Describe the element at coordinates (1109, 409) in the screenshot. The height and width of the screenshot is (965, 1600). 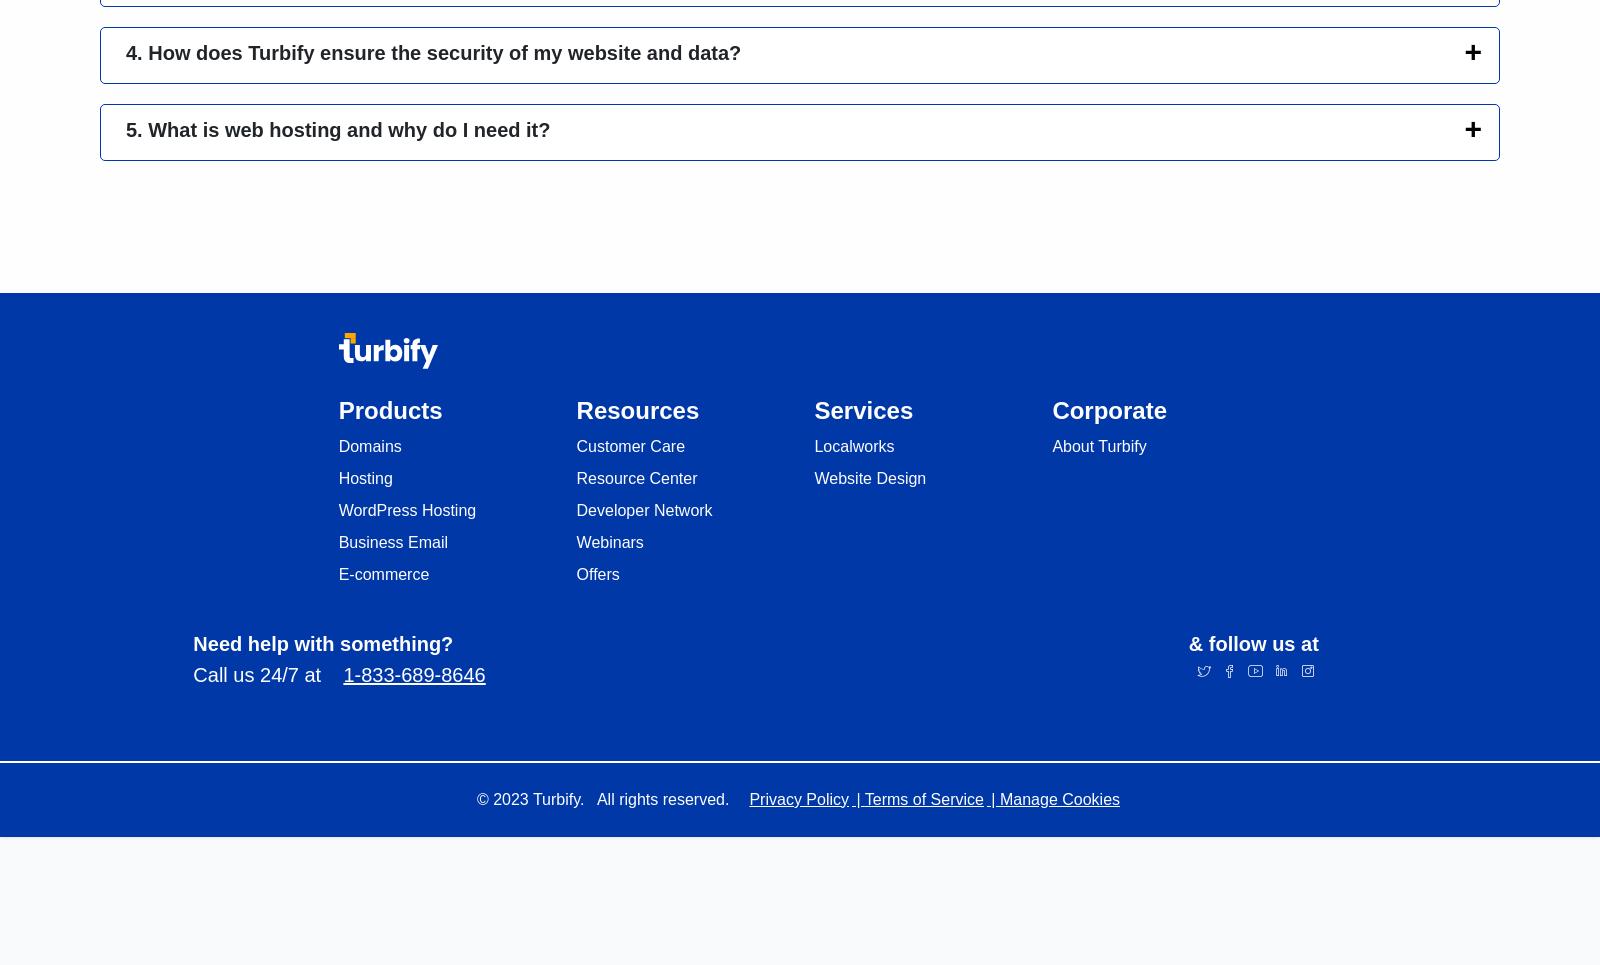
I see `'Corporate'` at that location.